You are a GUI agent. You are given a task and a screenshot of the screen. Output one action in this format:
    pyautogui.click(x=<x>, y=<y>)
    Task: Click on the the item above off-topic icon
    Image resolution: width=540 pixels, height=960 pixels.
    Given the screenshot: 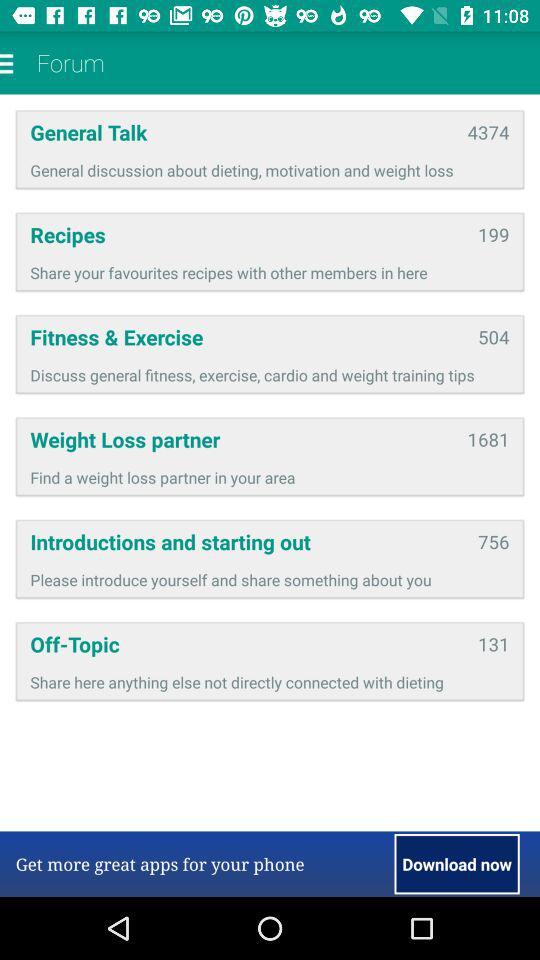 What is the action you would take?
    pyautogui.click(x=270, y=579)
    